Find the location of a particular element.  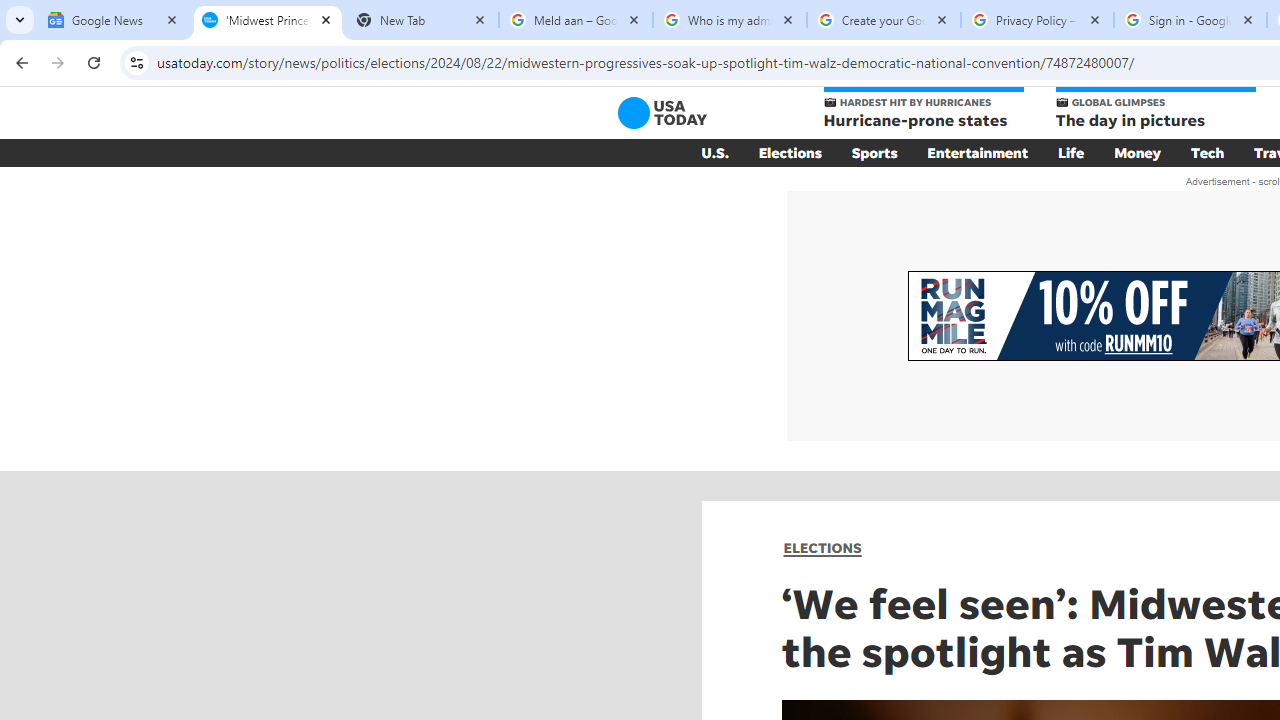

'New Tab' is located at coordinates (420, 20).